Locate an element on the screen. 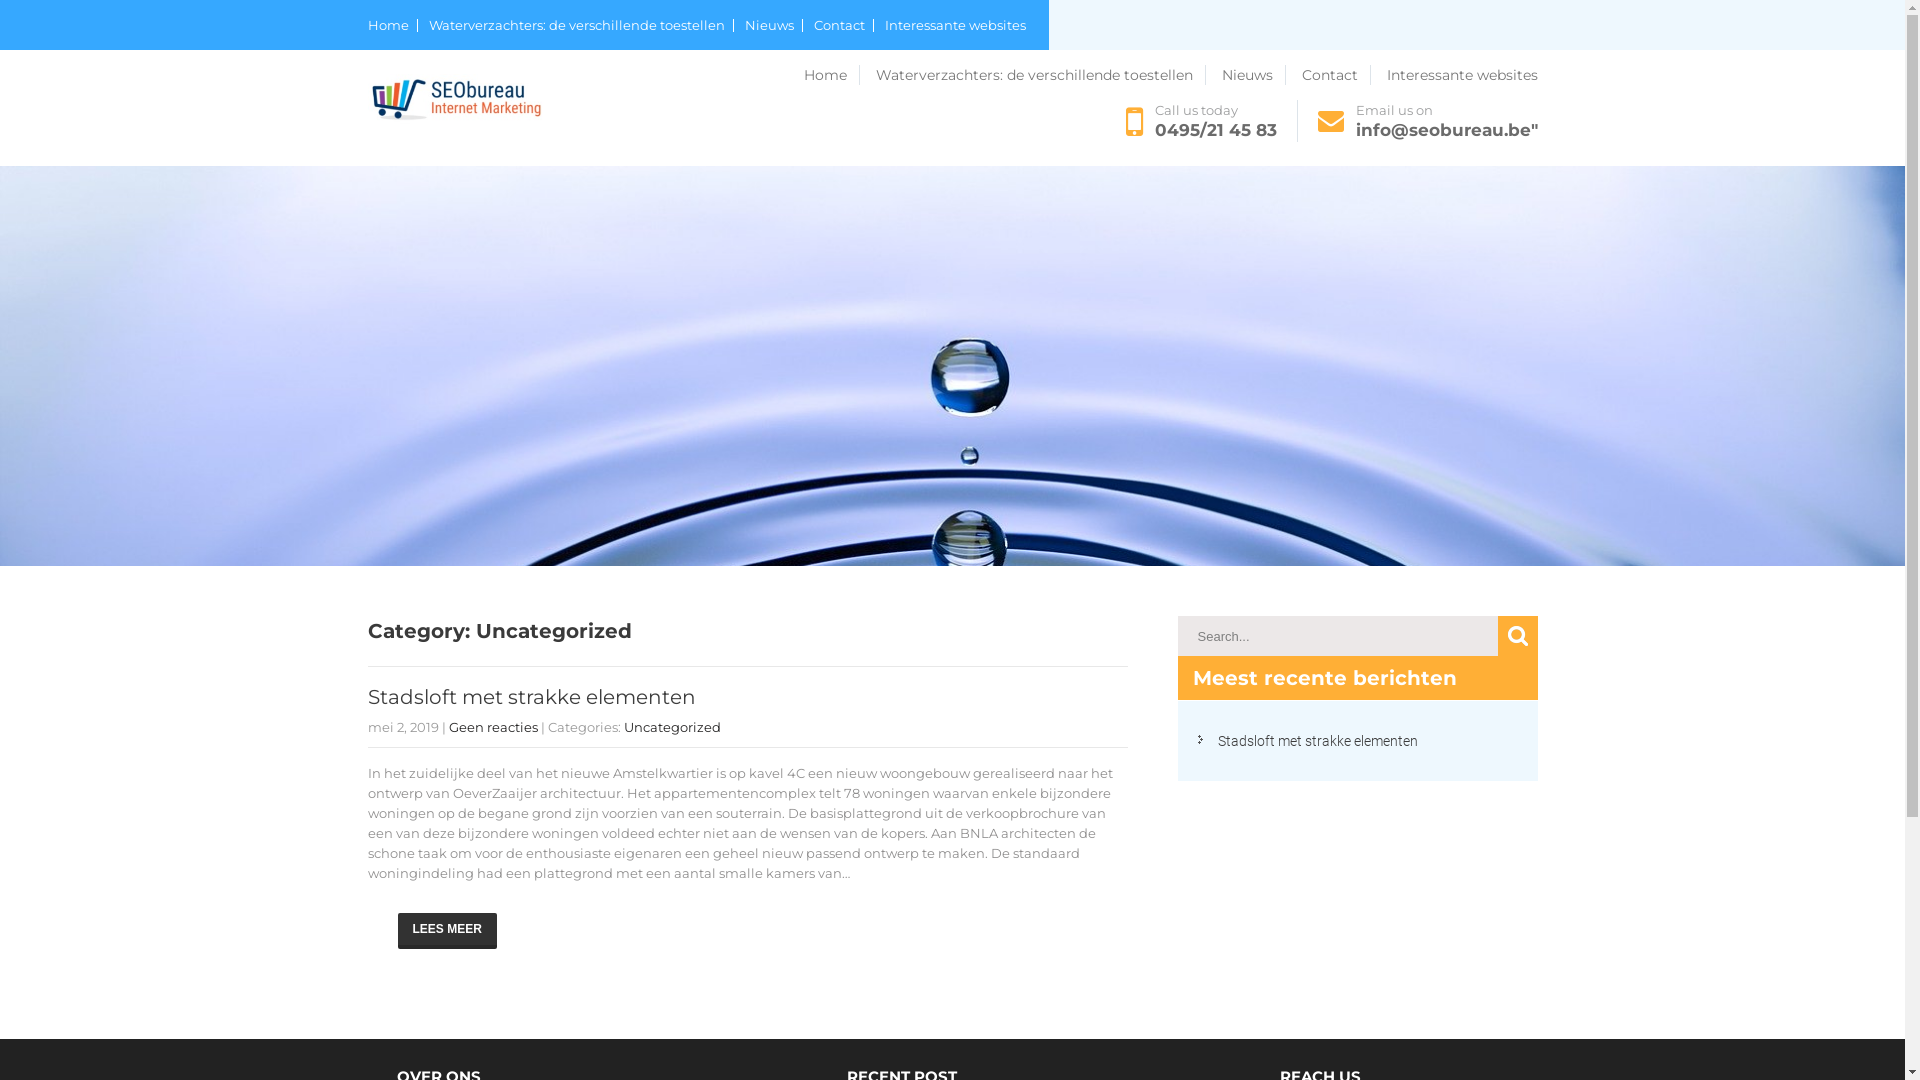  'Contact' is located at coordinates (1336, 73).